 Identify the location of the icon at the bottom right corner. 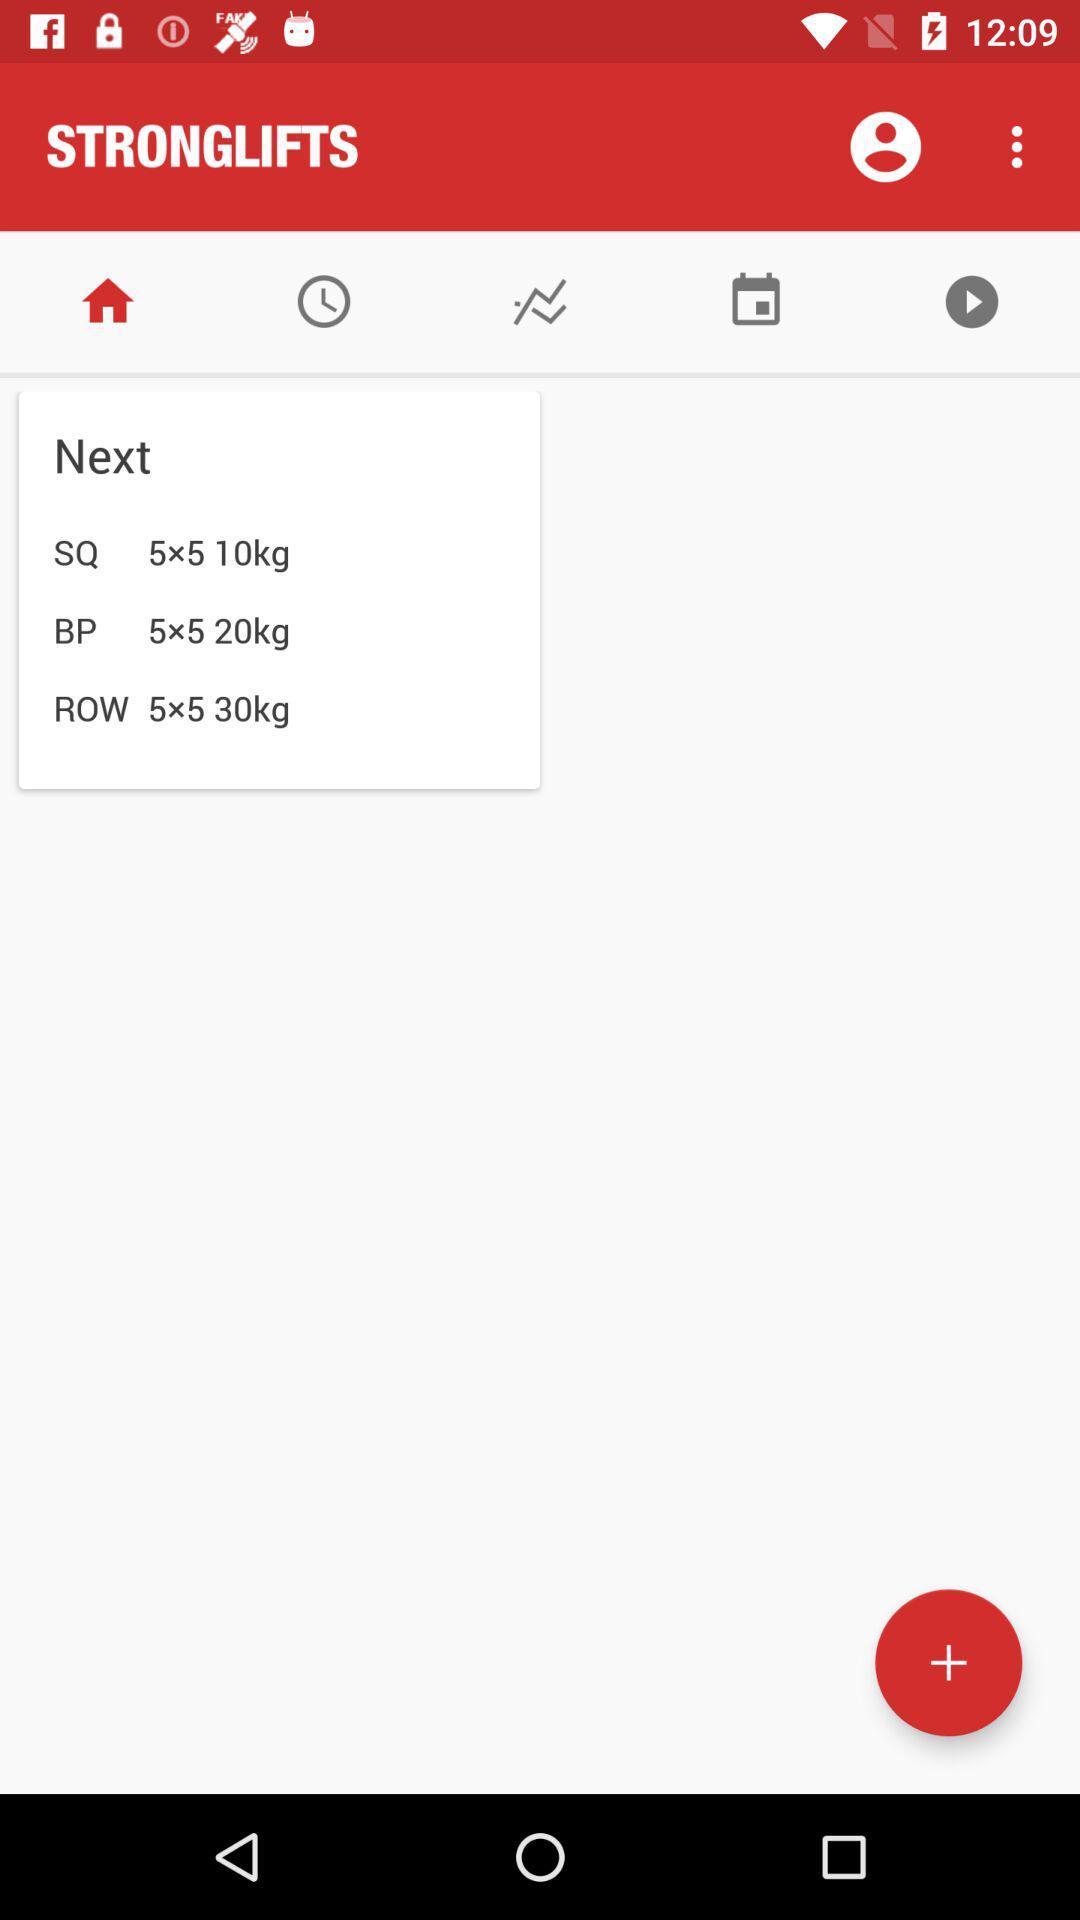
(947, 1662).